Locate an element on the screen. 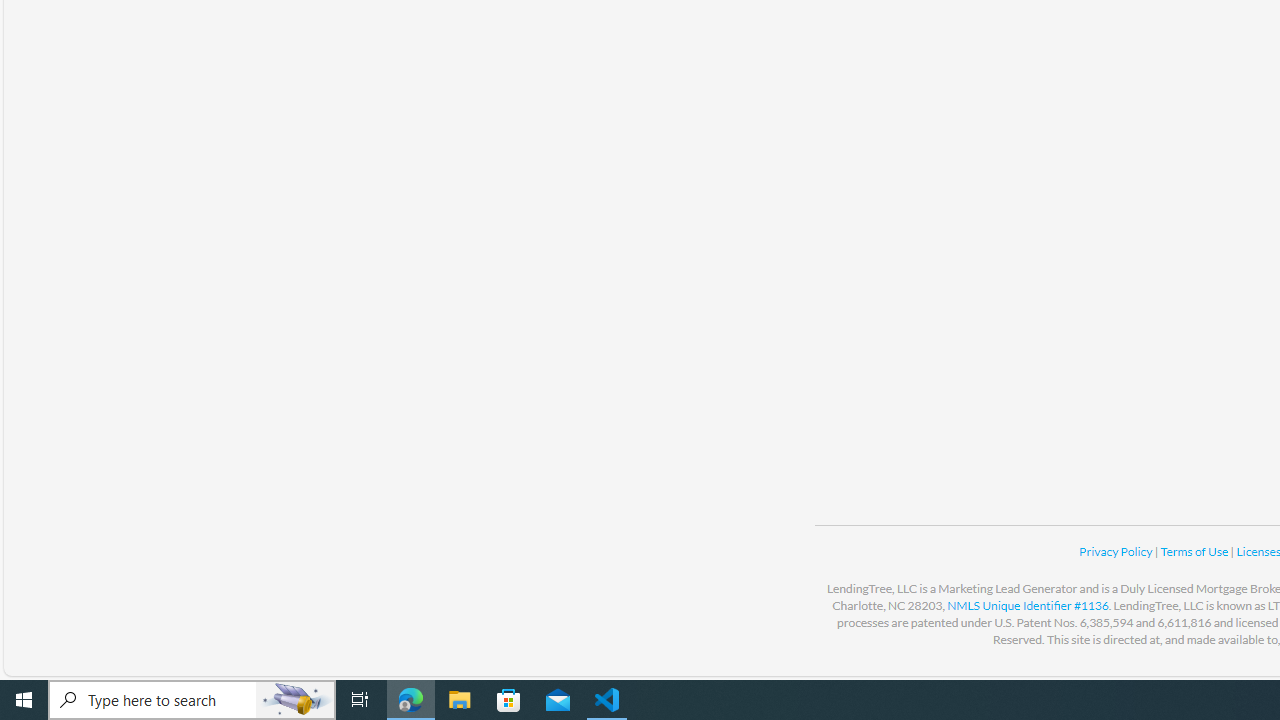 The width and height of the screenshot is (1280, 720). 'Terms of Use ' is located at coordinates (1195, 551).